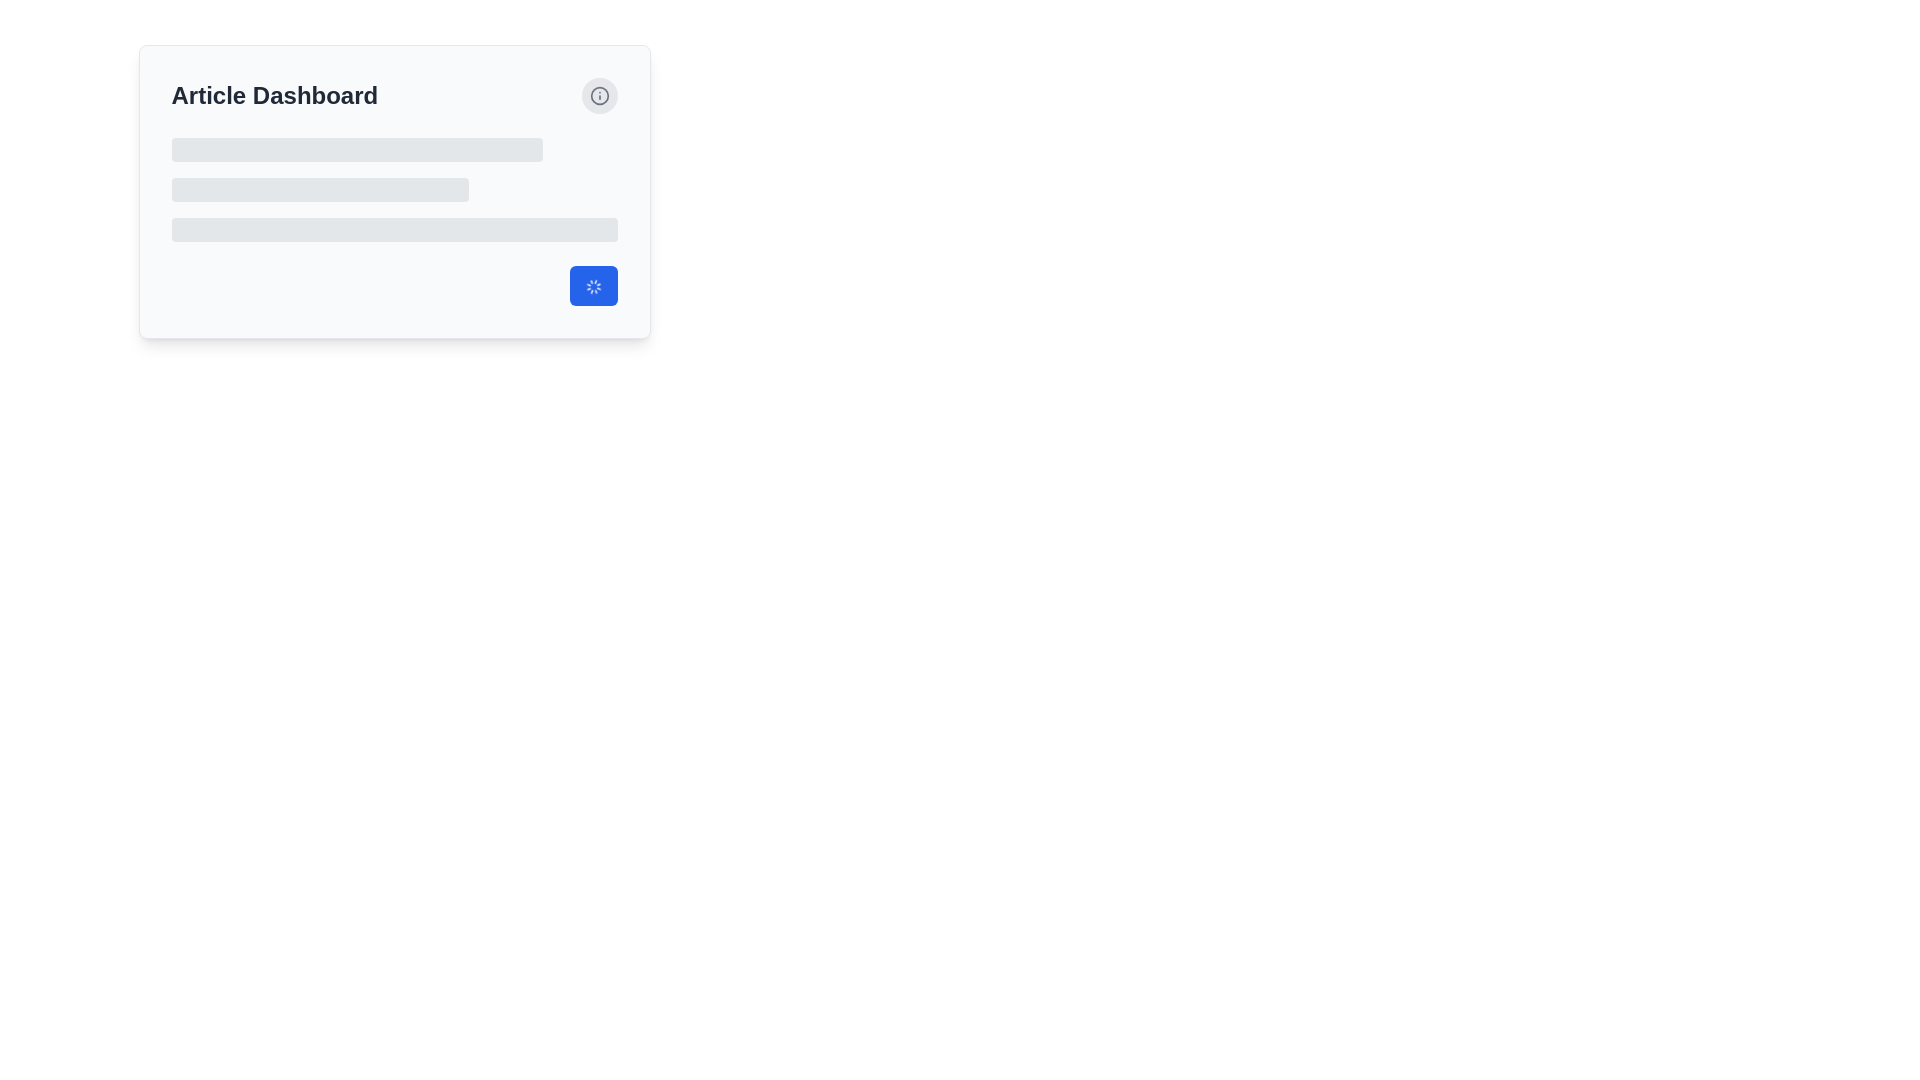  I want to click on the circular button with an information icon located to the right of the 'Article Dashboard' label to trigger a visual change, so click(598, 96).